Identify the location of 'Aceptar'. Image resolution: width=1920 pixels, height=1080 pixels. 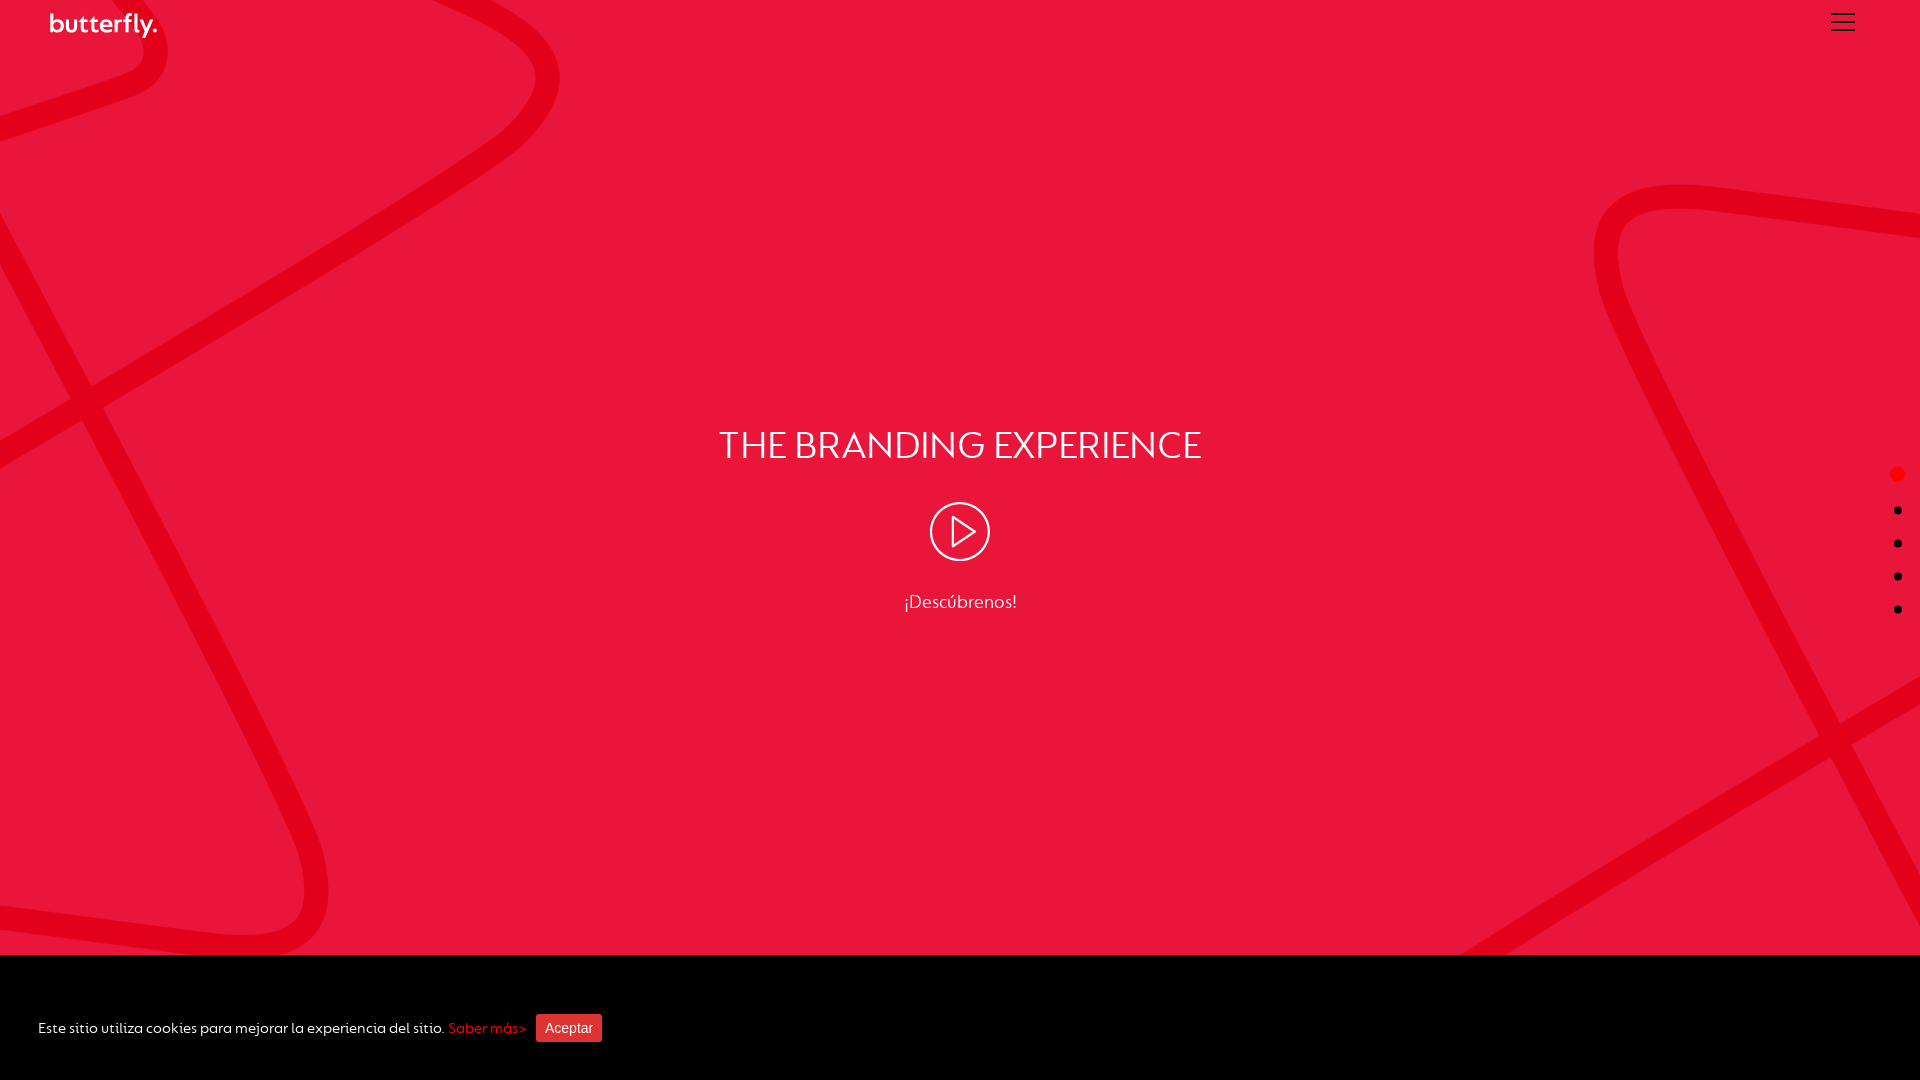
(568, 1028).